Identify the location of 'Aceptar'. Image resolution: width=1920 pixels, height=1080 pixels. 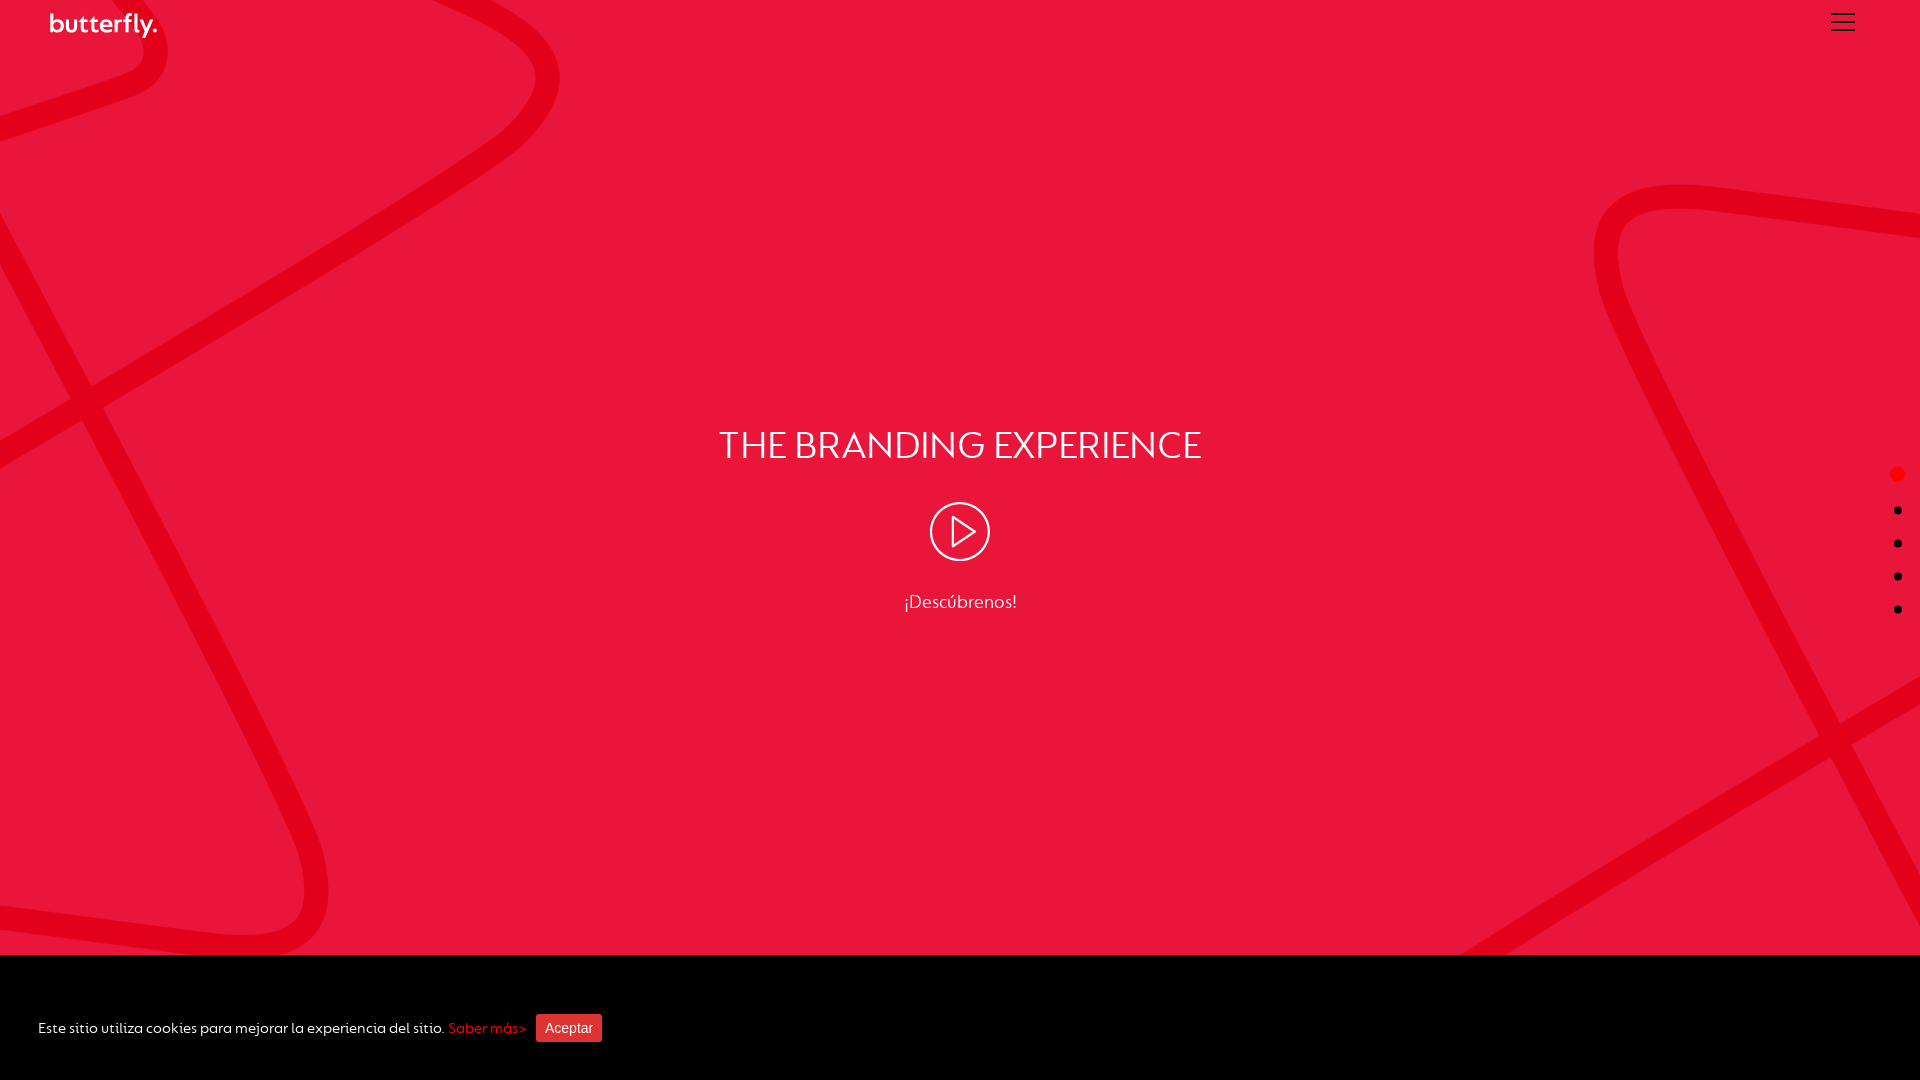
(568, 1028).